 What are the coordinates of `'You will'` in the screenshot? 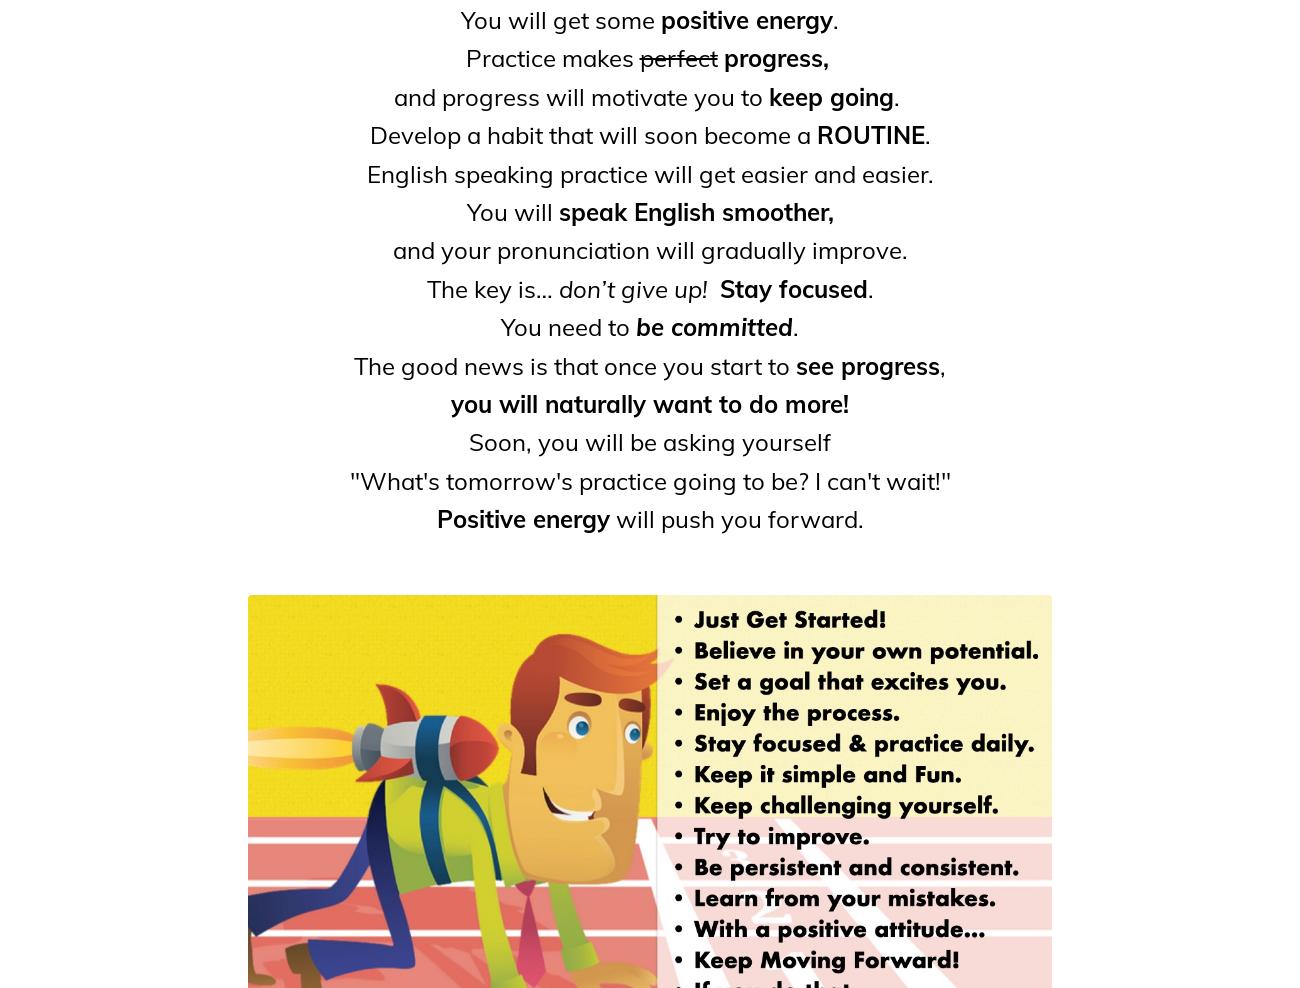 It's located at (511, 211).